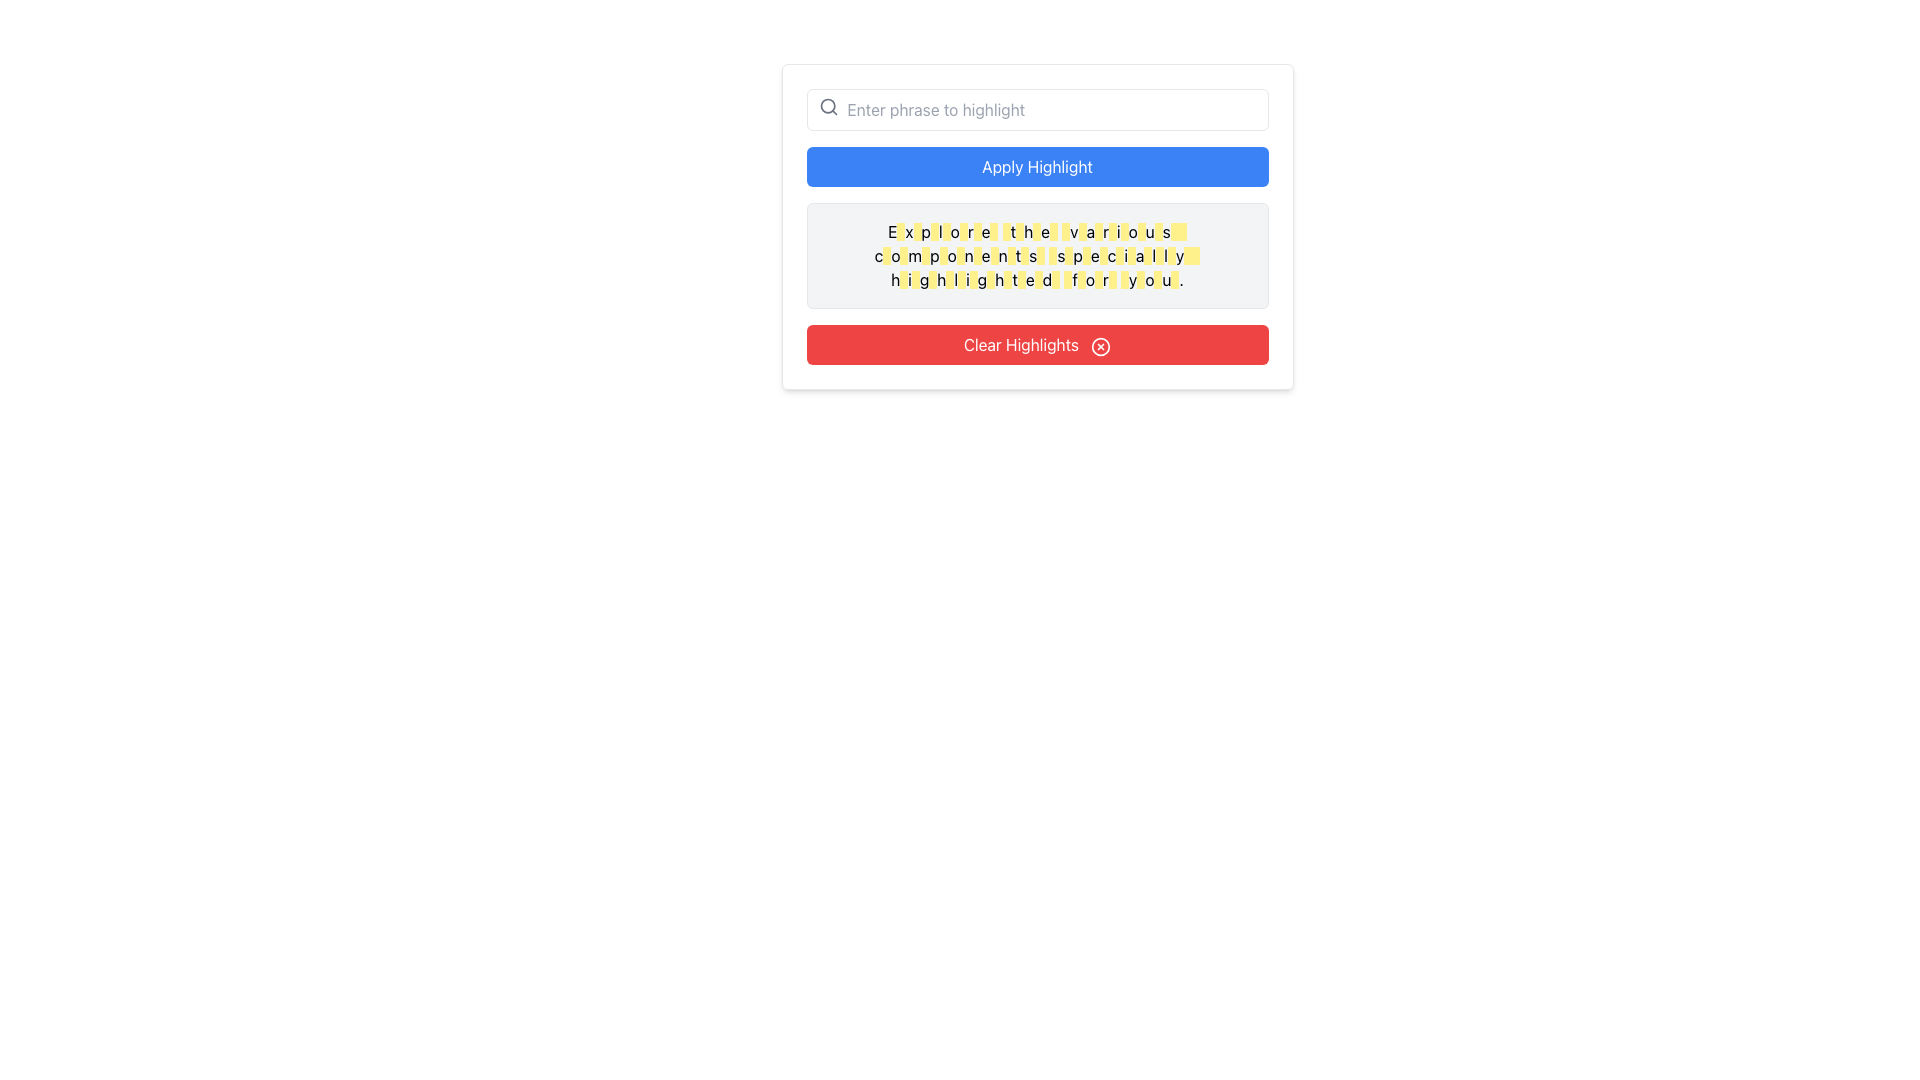 The height and width of the screenshot is (1080, 1920). What do you see at coordinates (1021, 280) in the screenshot?
I see `the 9th highlighted segment in the third row of the text content, which serves to emphasize a part of the textual instruction` at bounding box center [1021, 280].